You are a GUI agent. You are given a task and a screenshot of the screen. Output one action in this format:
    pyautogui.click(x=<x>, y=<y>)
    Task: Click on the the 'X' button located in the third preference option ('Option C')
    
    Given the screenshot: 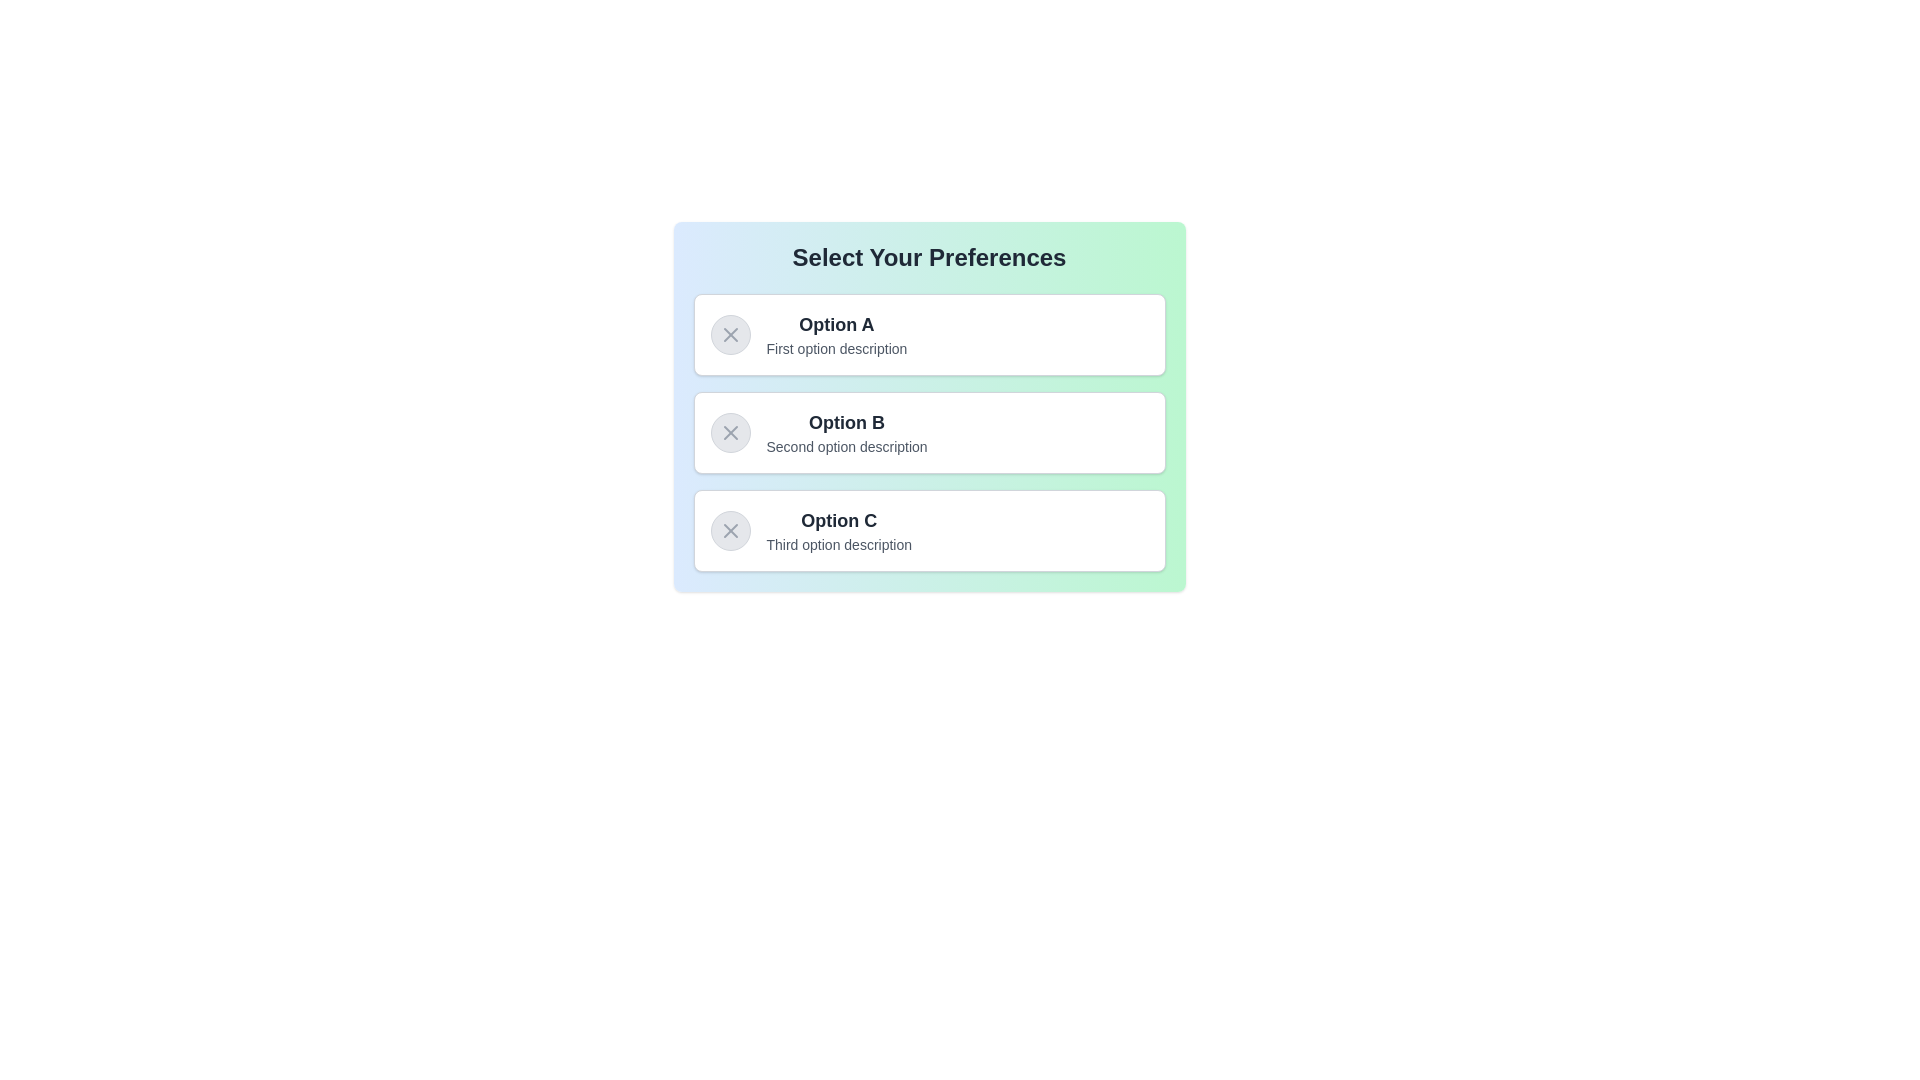 What is the action you would take?
    pyautogui.click(x=729, y=530)
    